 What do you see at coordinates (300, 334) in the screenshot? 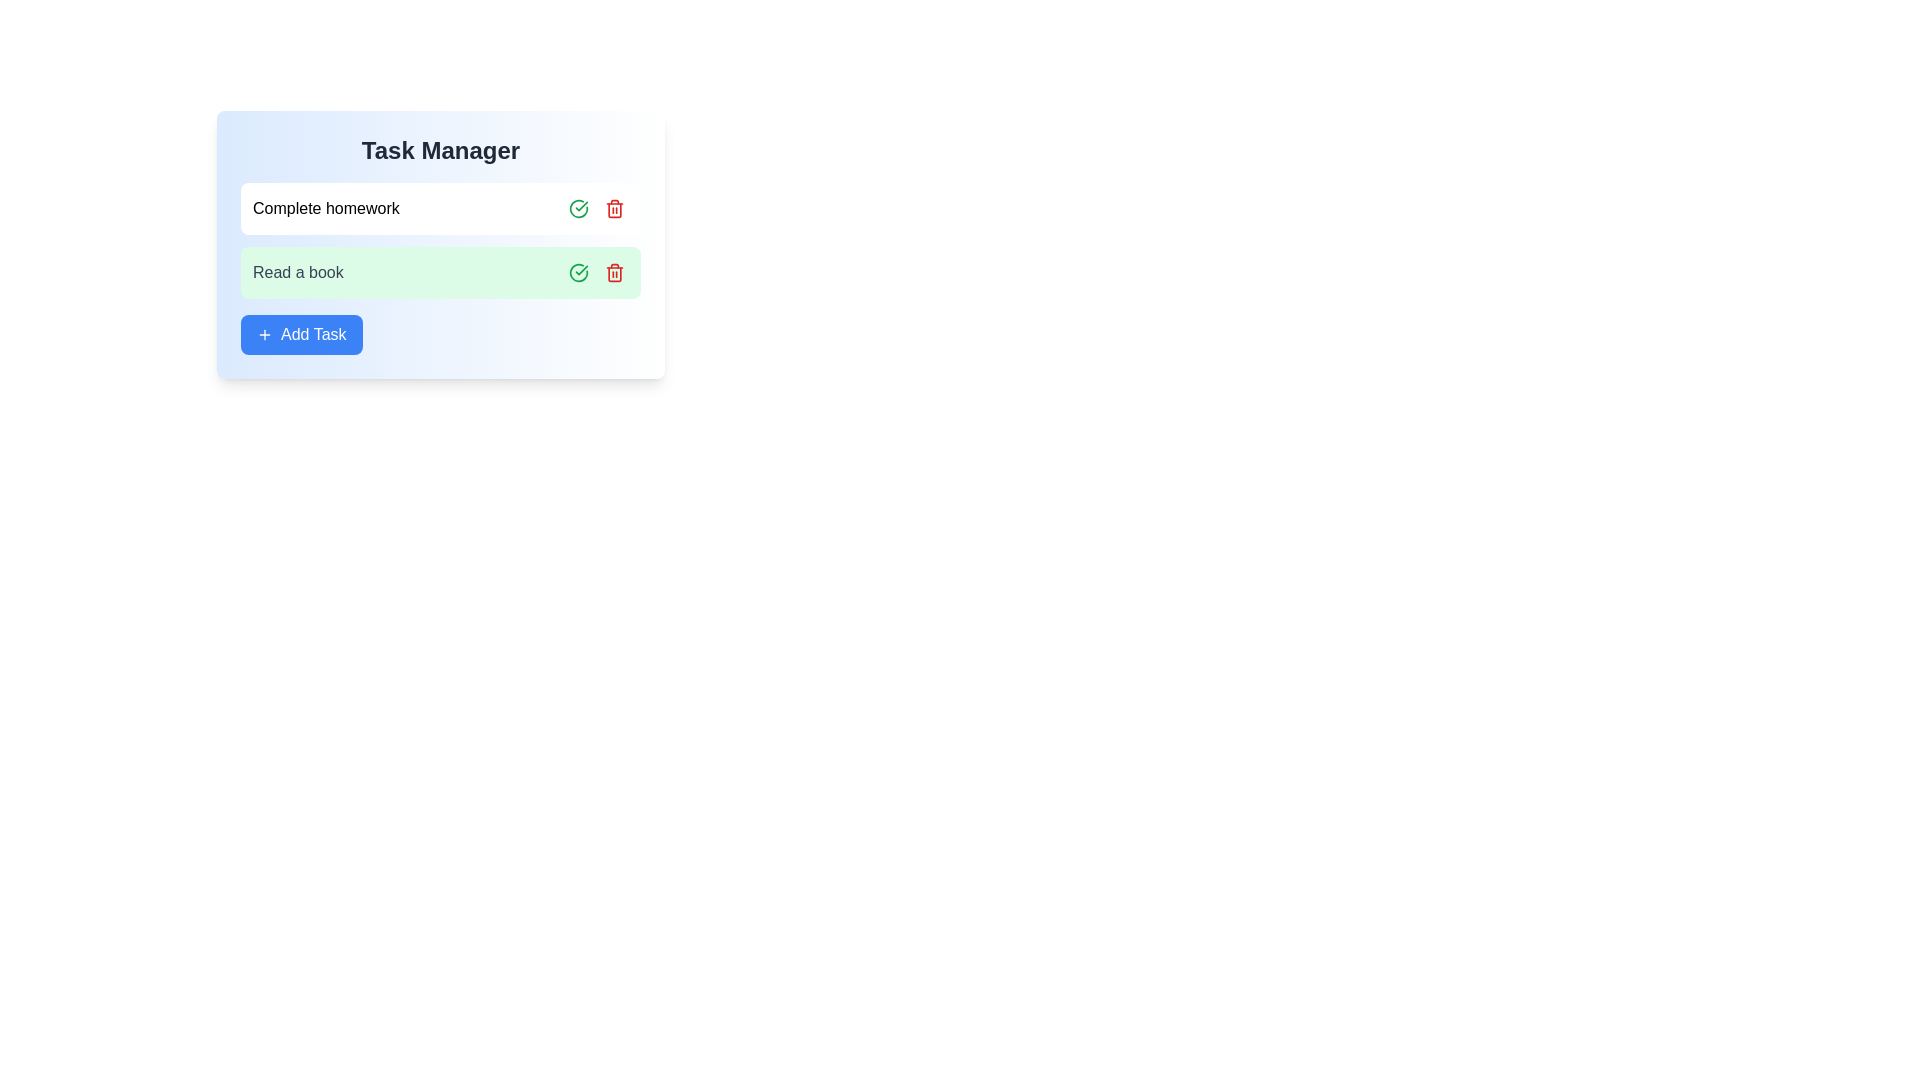
I see `the 'Add Task' button to add a new task` at bounding box center [300, 334].